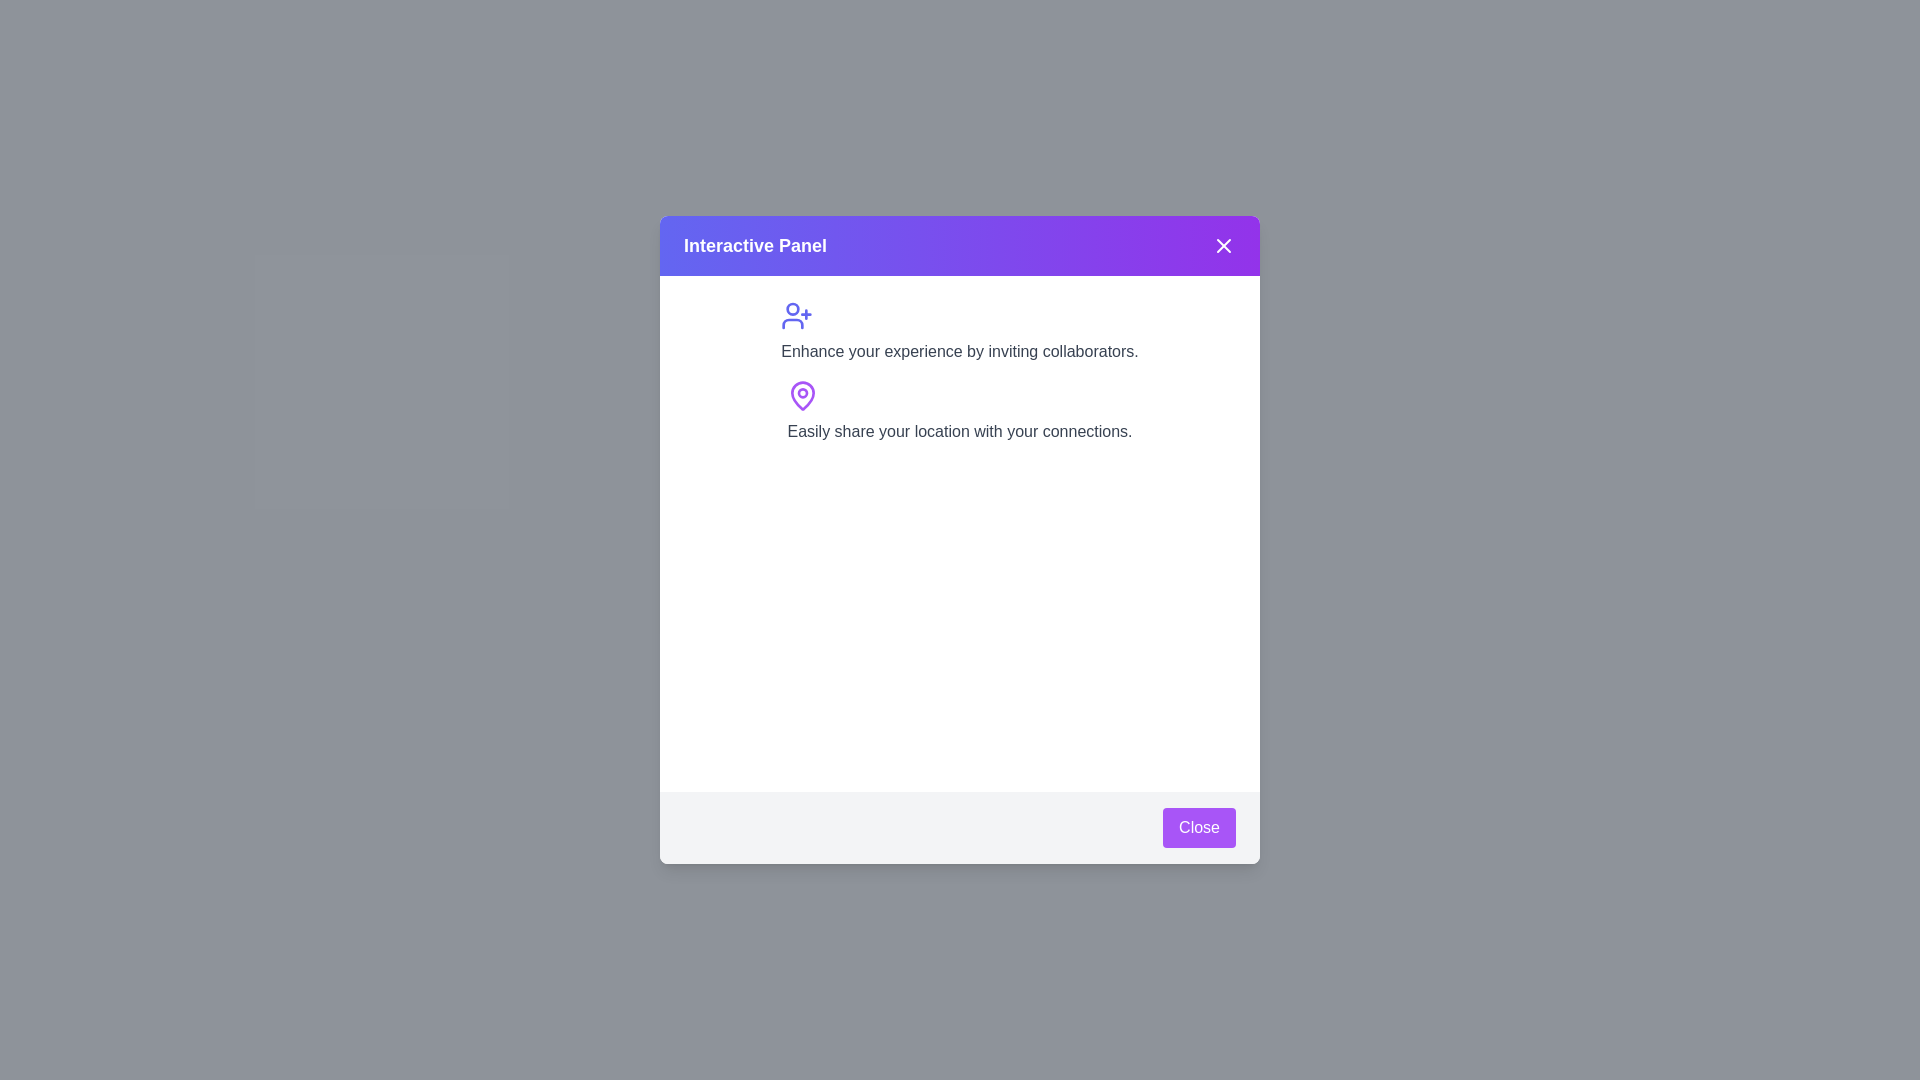 This screenshot has width=1920, height=1080. What do you see at coordinates (960, 411) in the screenshot?
I see `the text block that provides guidance about sharing location, located below the title 'Enhance your experience by inviting collaborators.'` at bounding box center [960, 411].